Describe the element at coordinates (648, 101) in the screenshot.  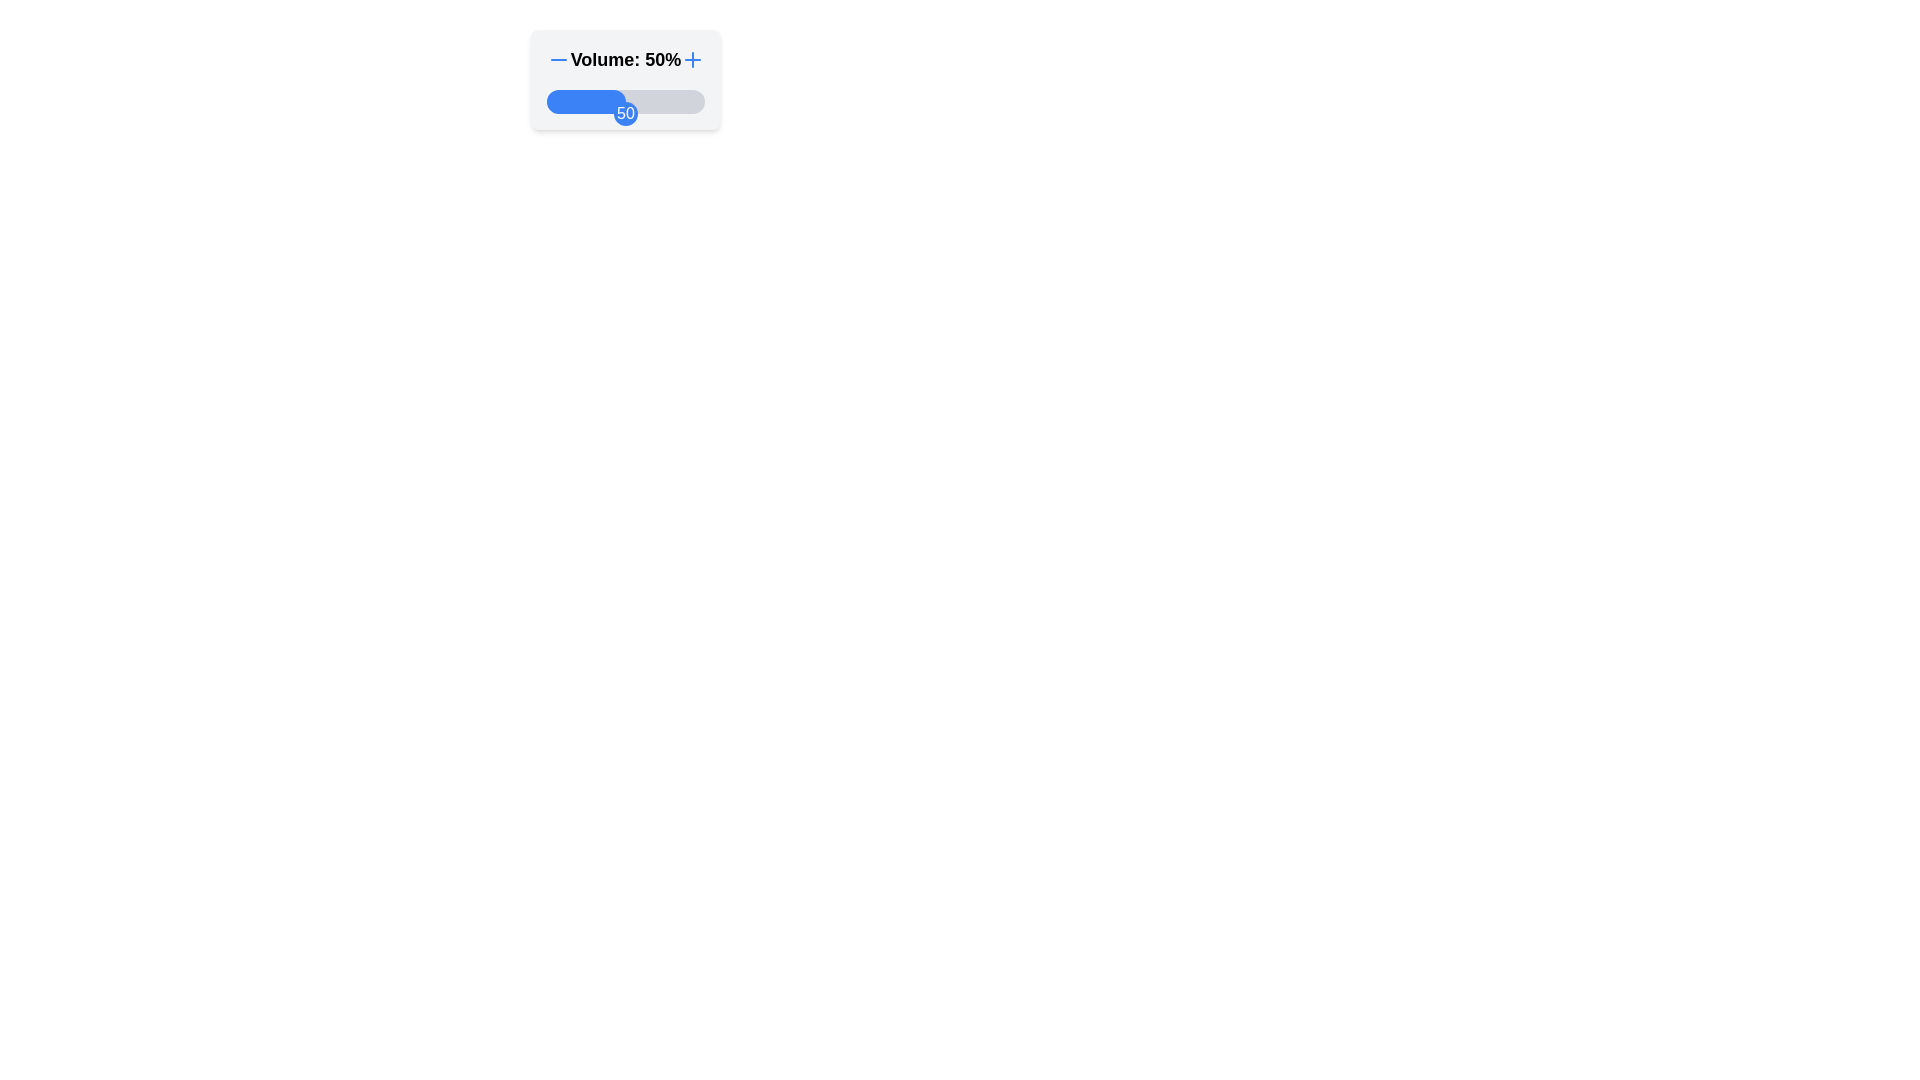
I see `the slider` at that location.